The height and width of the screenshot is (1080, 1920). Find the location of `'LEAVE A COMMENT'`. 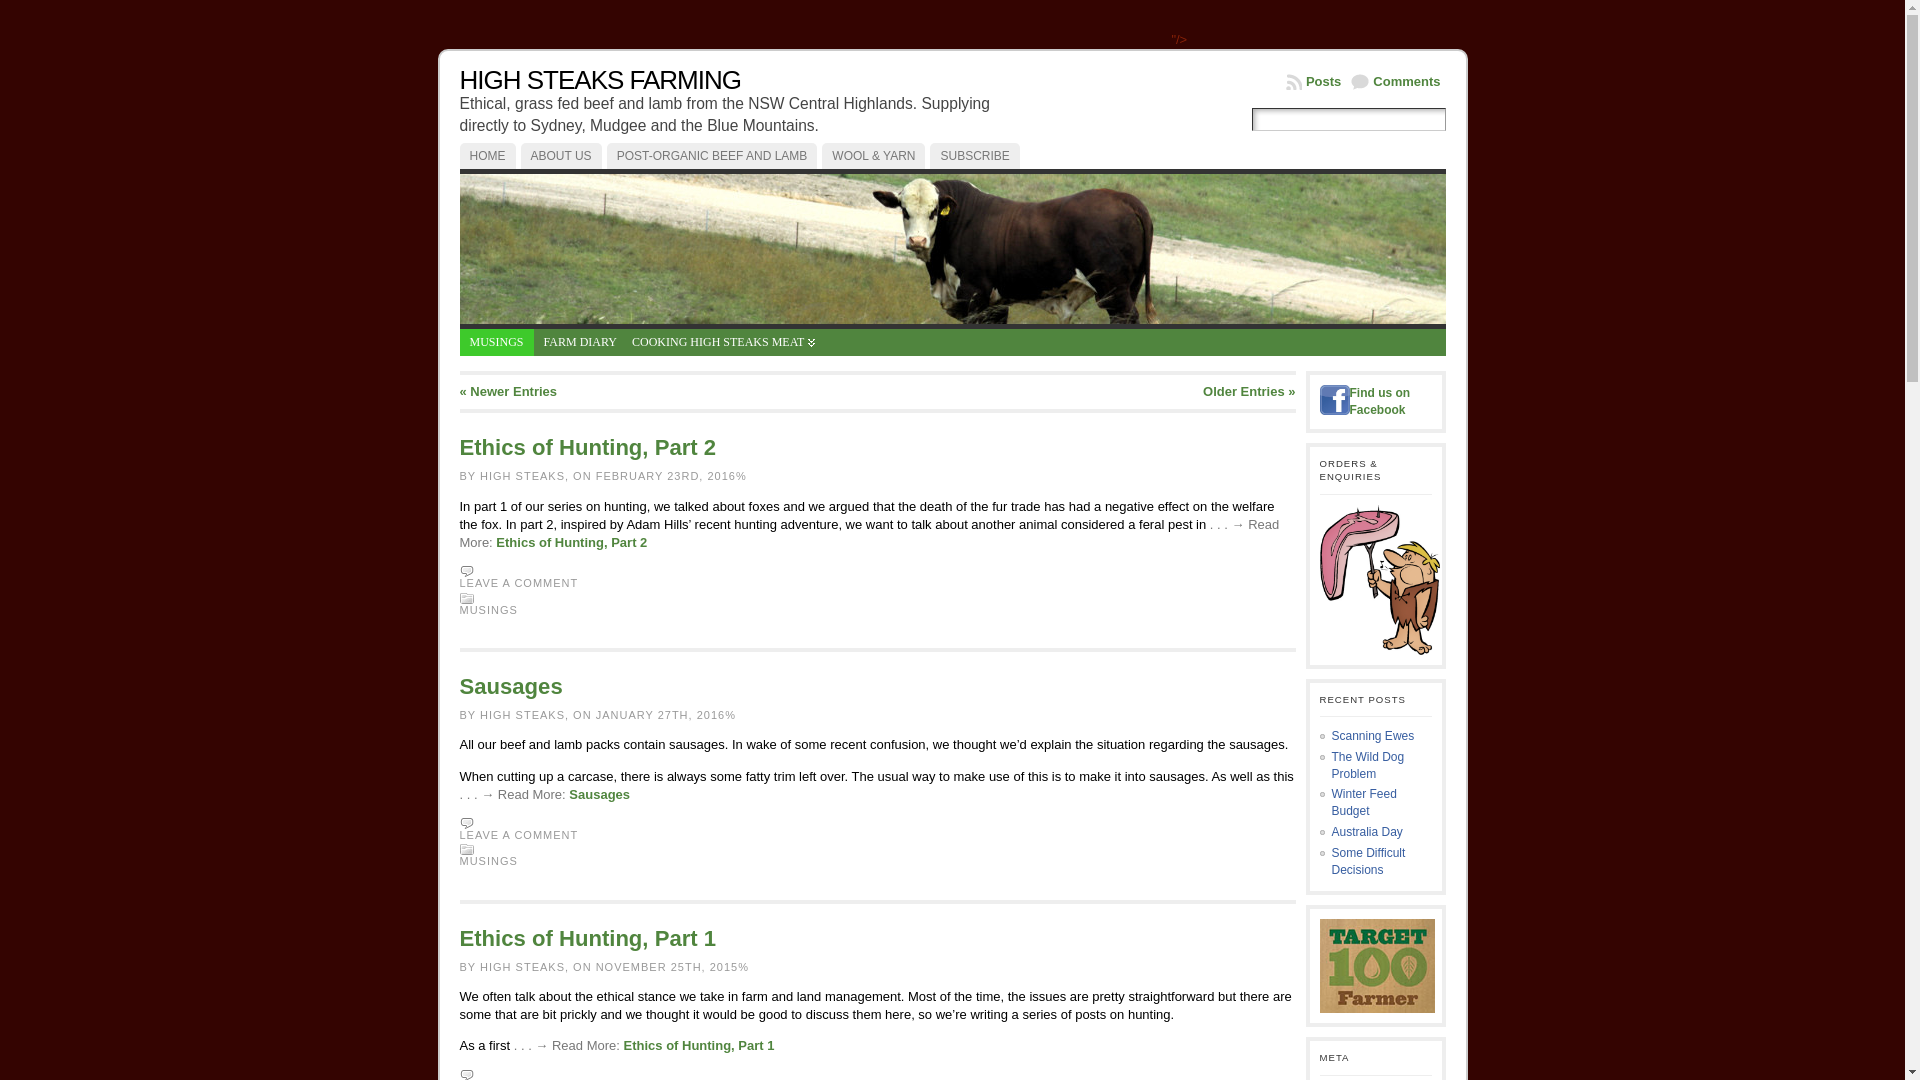

'LEAVE A COMMENT' is located at coordinates (519, 582).